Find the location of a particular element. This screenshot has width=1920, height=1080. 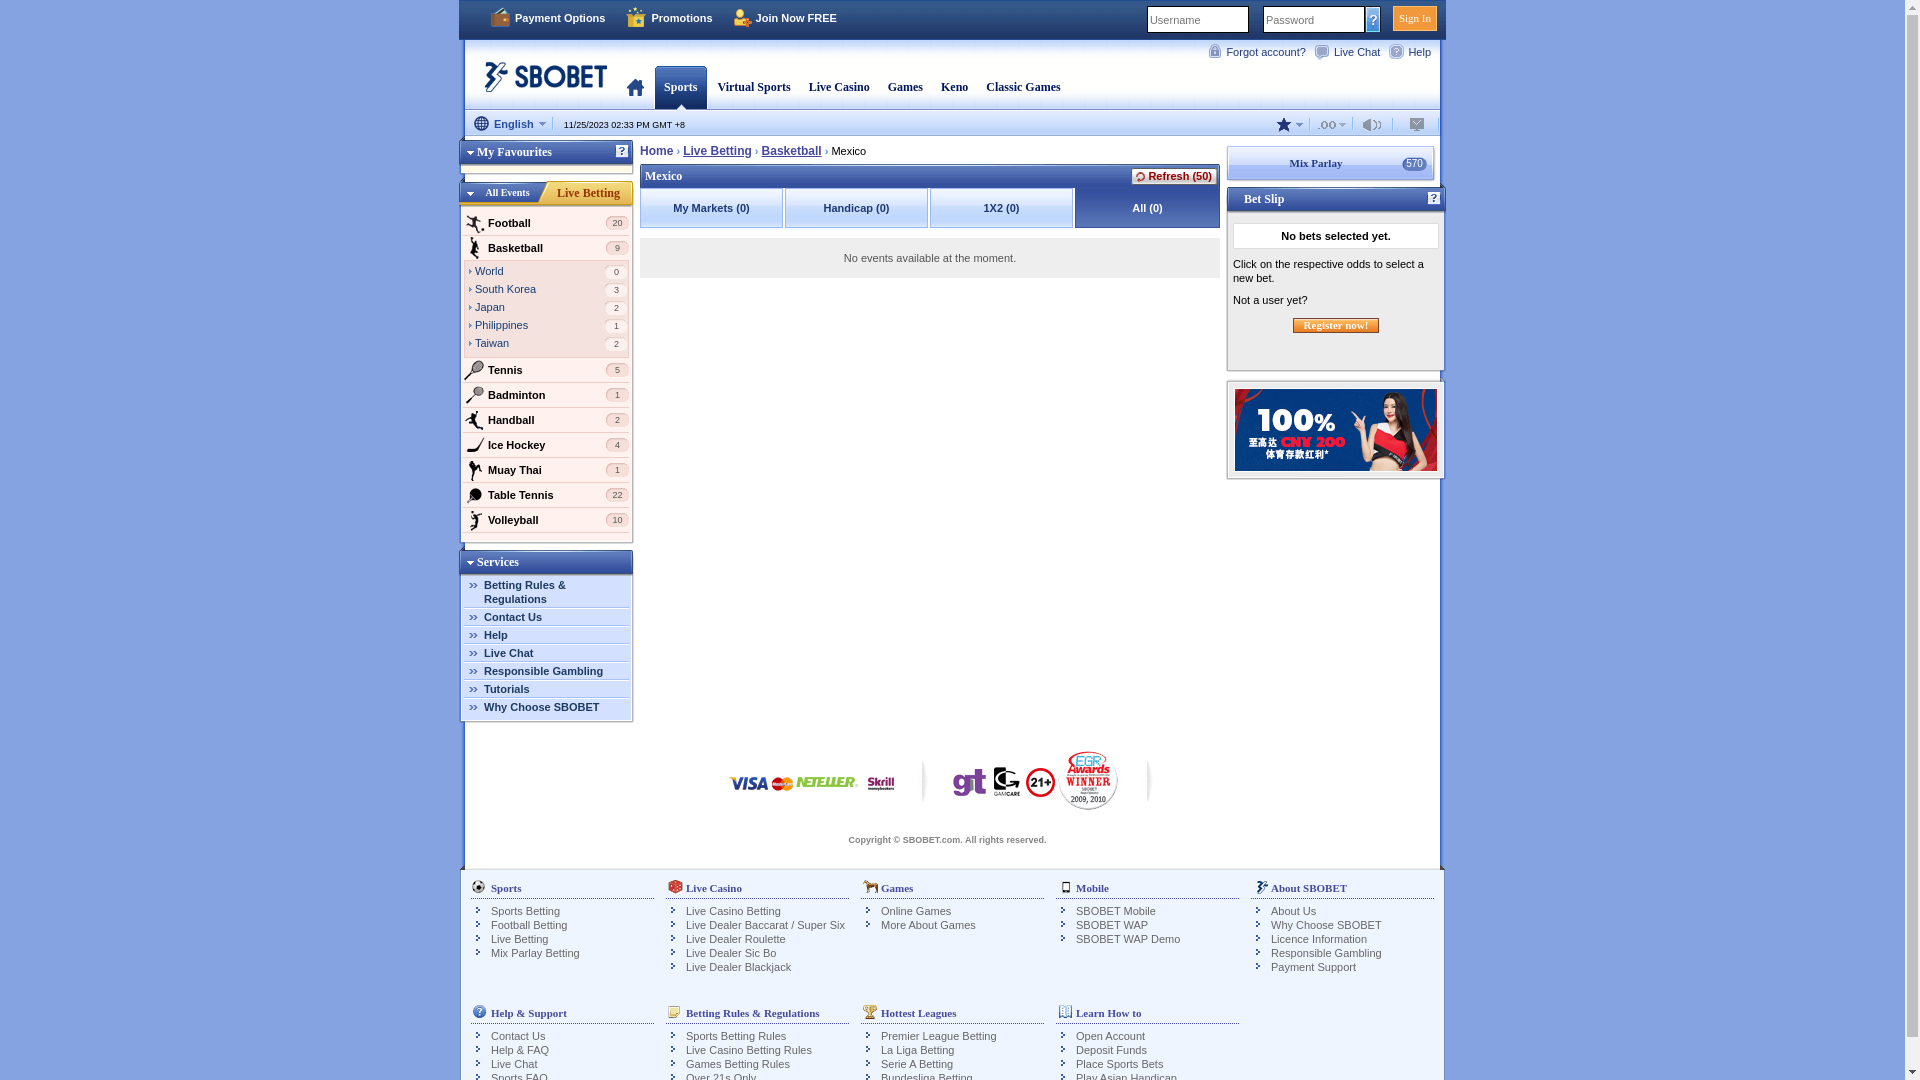

'Payment Support' is located at coordinates (1270, 966).